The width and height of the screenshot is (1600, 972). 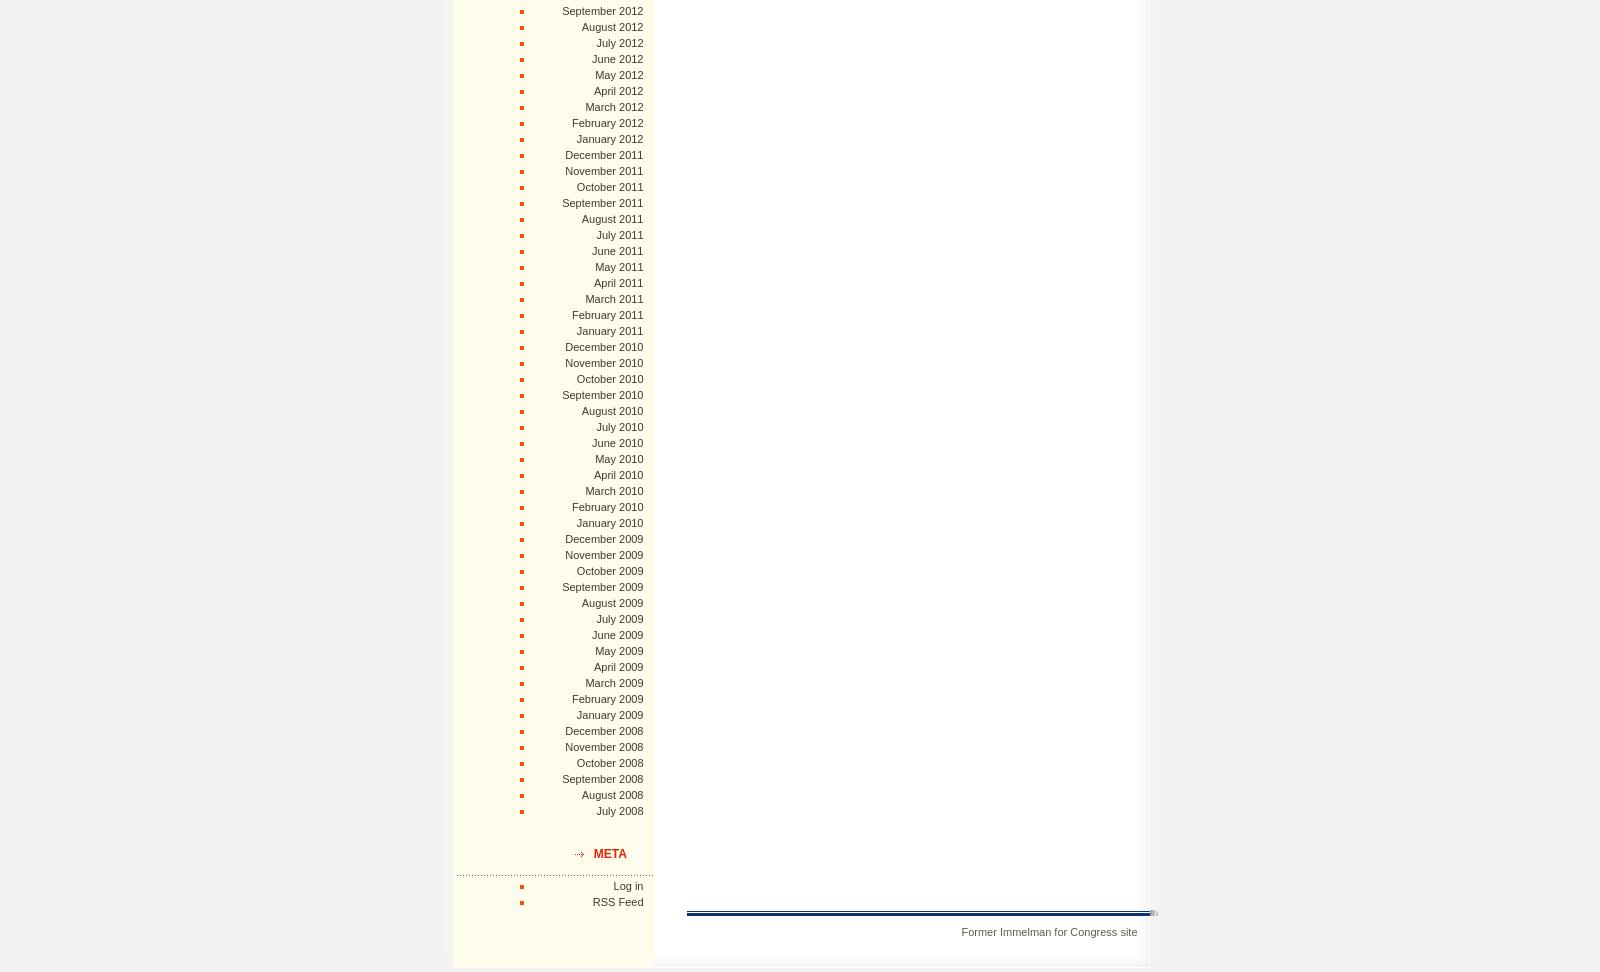 What do you see at coordinates (609, 853) in the screenshot?
I see `'meta'` at bounding box center [609, 853].